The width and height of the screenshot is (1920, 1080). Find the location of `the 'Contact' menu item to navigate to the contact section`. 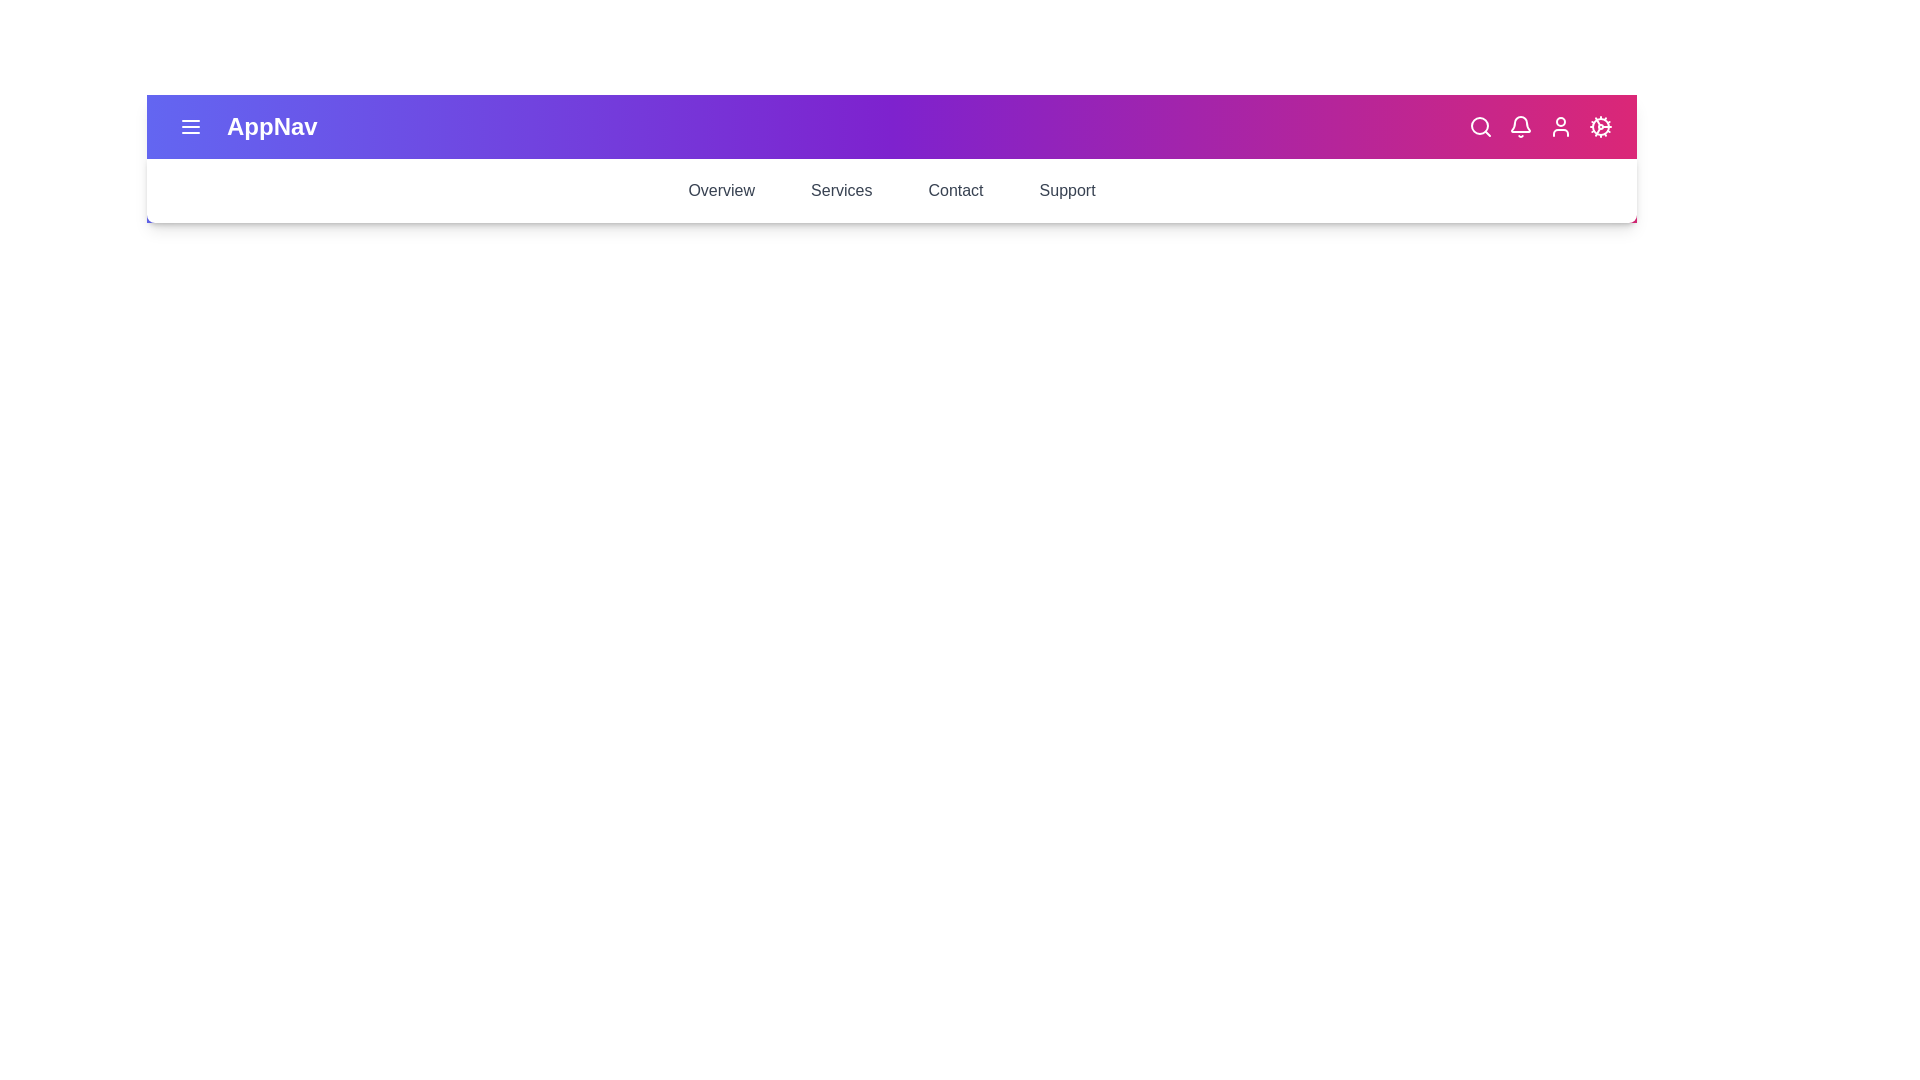

the 'Contact' menu item to navigate to the contact section is located at coordinates (954, 191).